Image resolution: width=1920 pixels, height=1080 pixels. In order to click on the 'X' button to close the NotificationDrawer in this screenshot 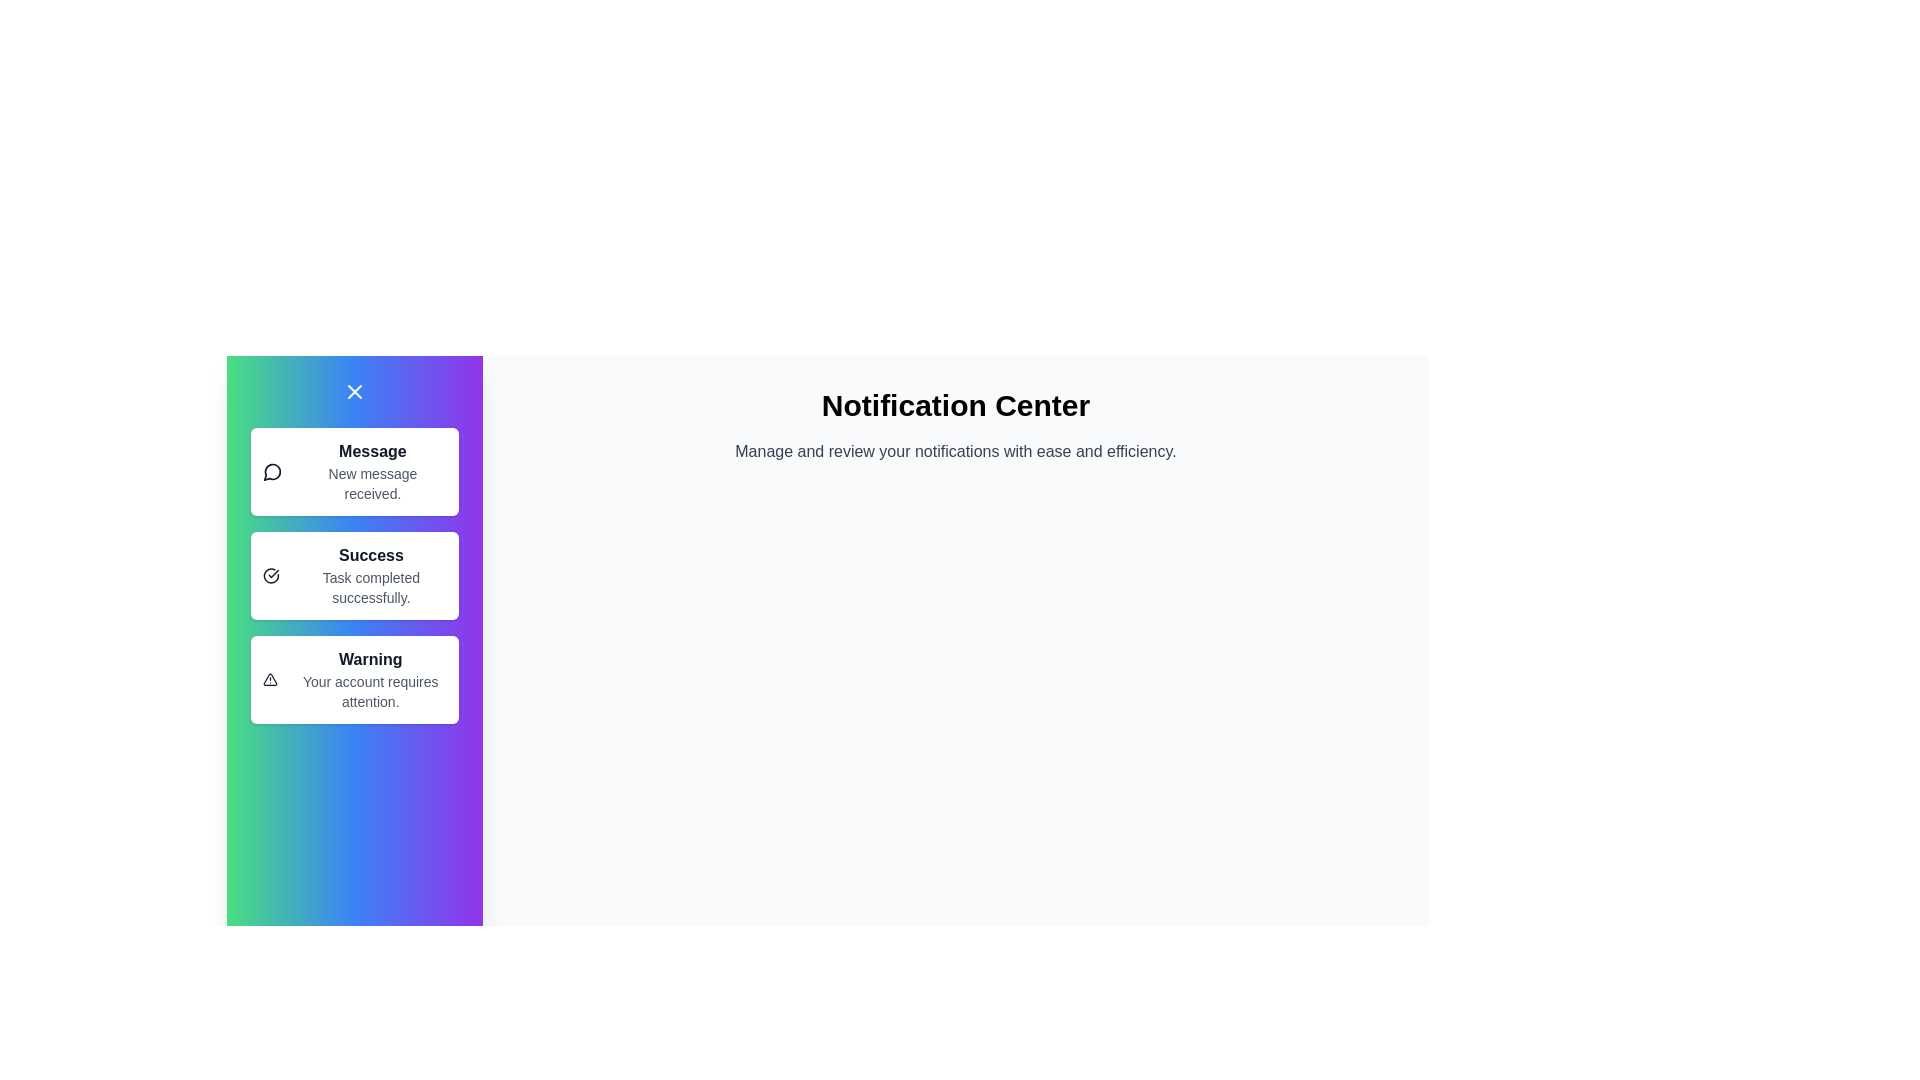, I will do `click(355, 392)`.